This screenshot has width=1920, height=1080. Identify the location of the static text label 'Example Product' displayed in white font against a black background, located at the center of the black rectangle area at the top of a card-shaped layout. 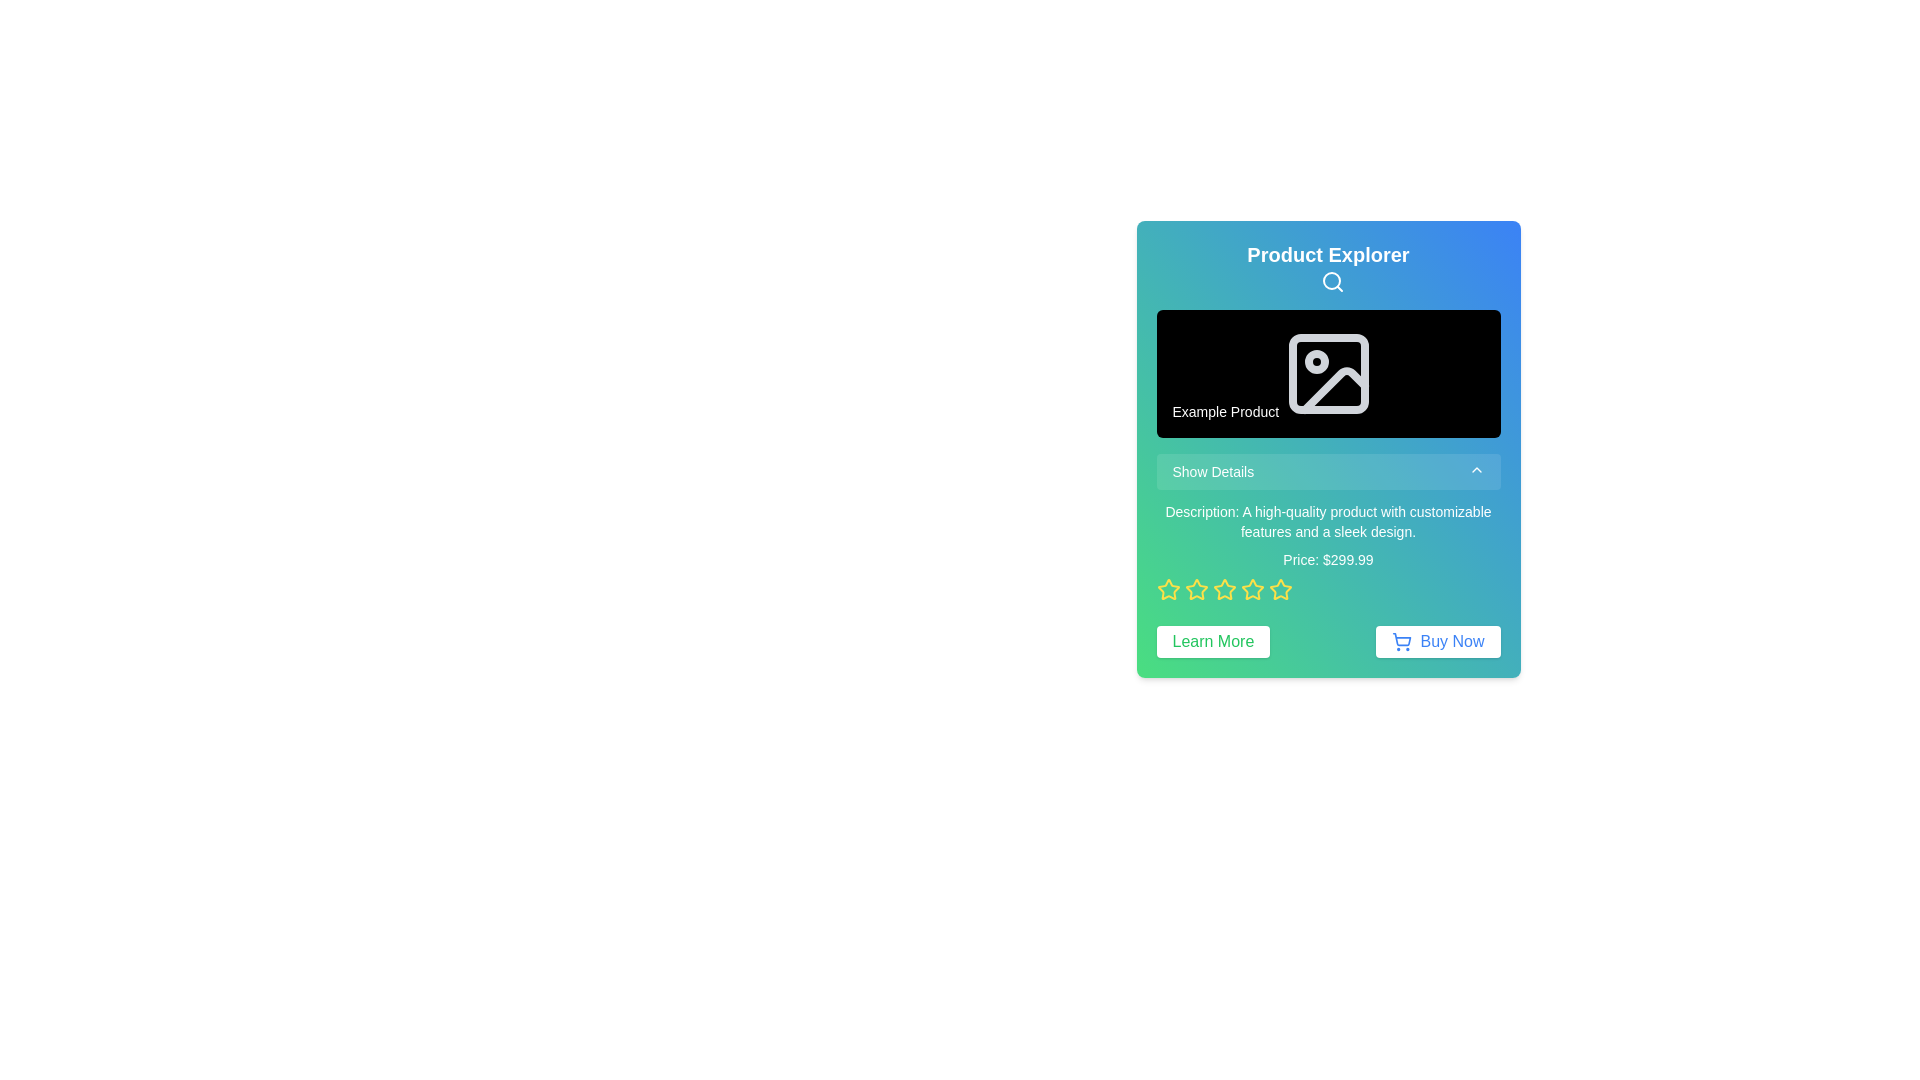
(1224, 410).